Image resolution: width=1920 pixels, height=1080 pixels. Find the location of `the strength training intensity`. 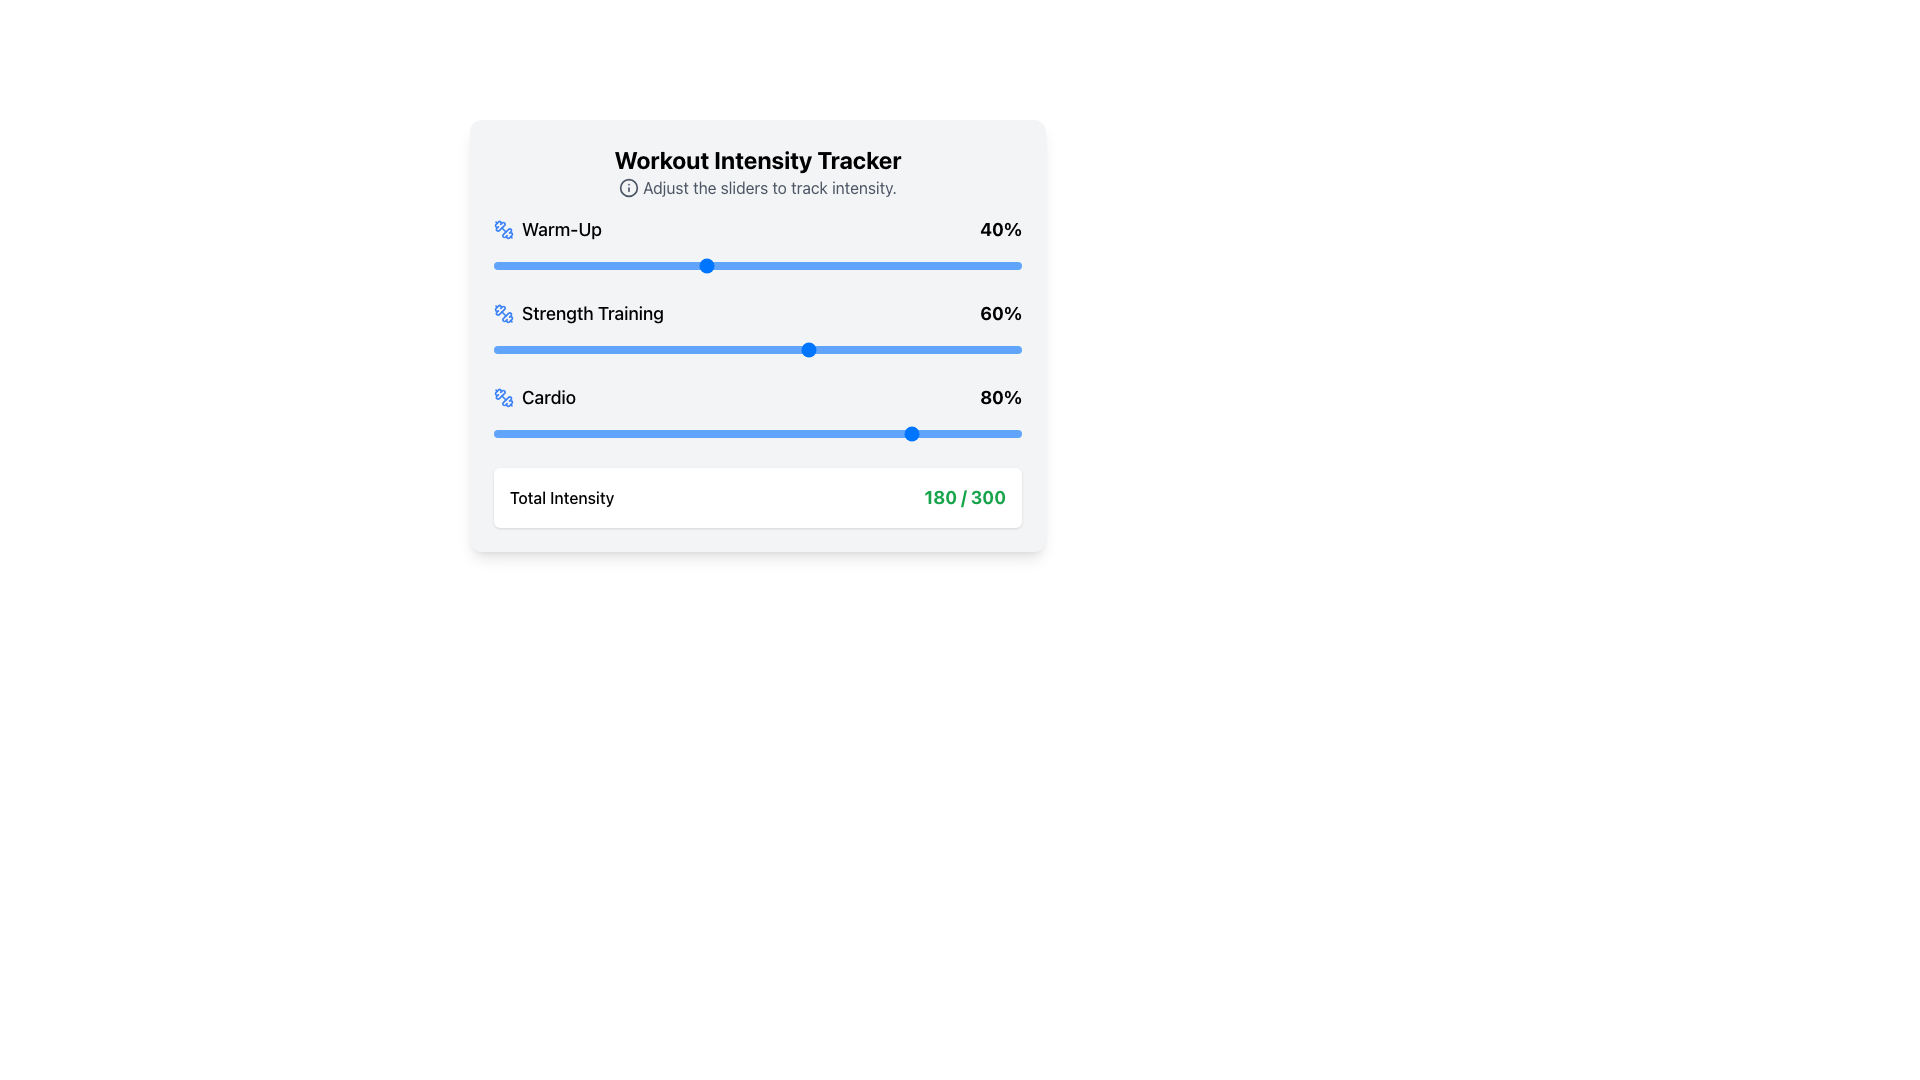

the strength training intensity is located at coordinates (694, 349).